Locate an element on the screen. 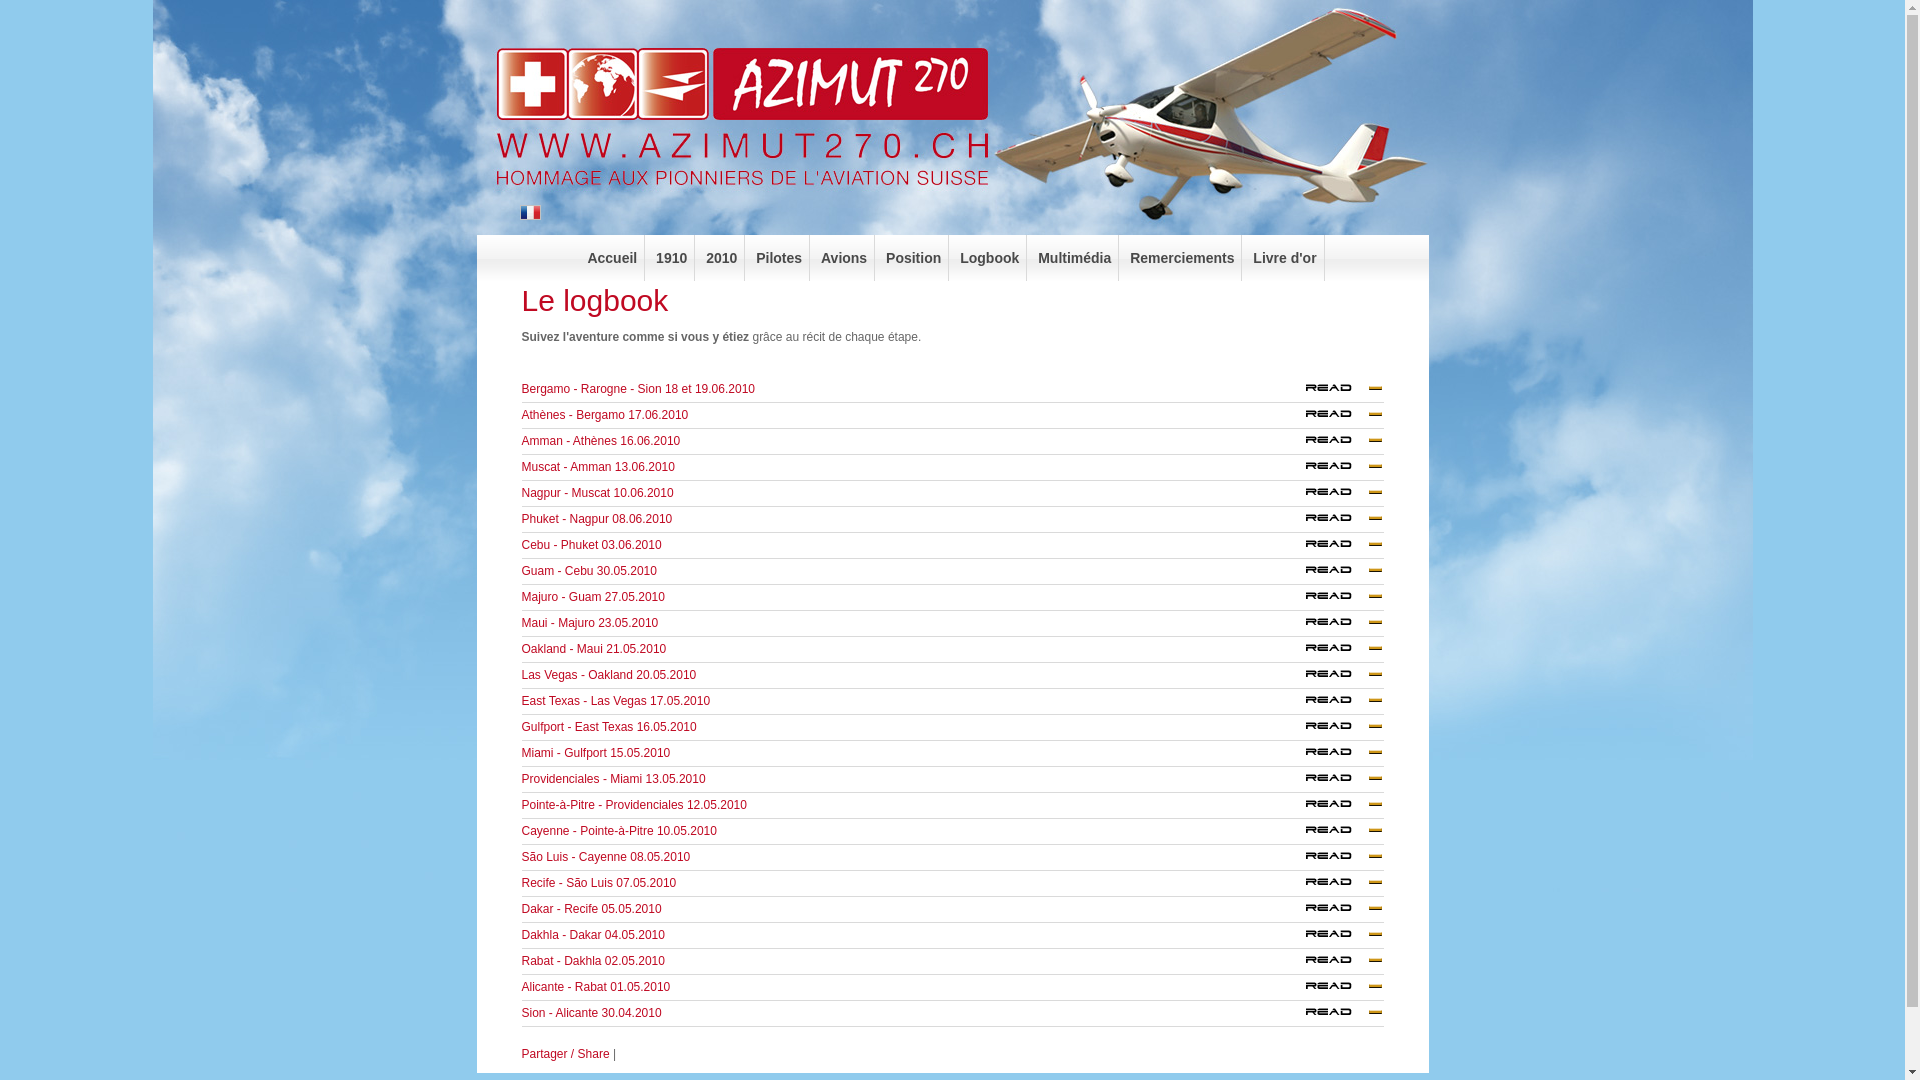 This screenshot has height=1080, width=1920. 'Logbook' is located at coordinates (989, 257).